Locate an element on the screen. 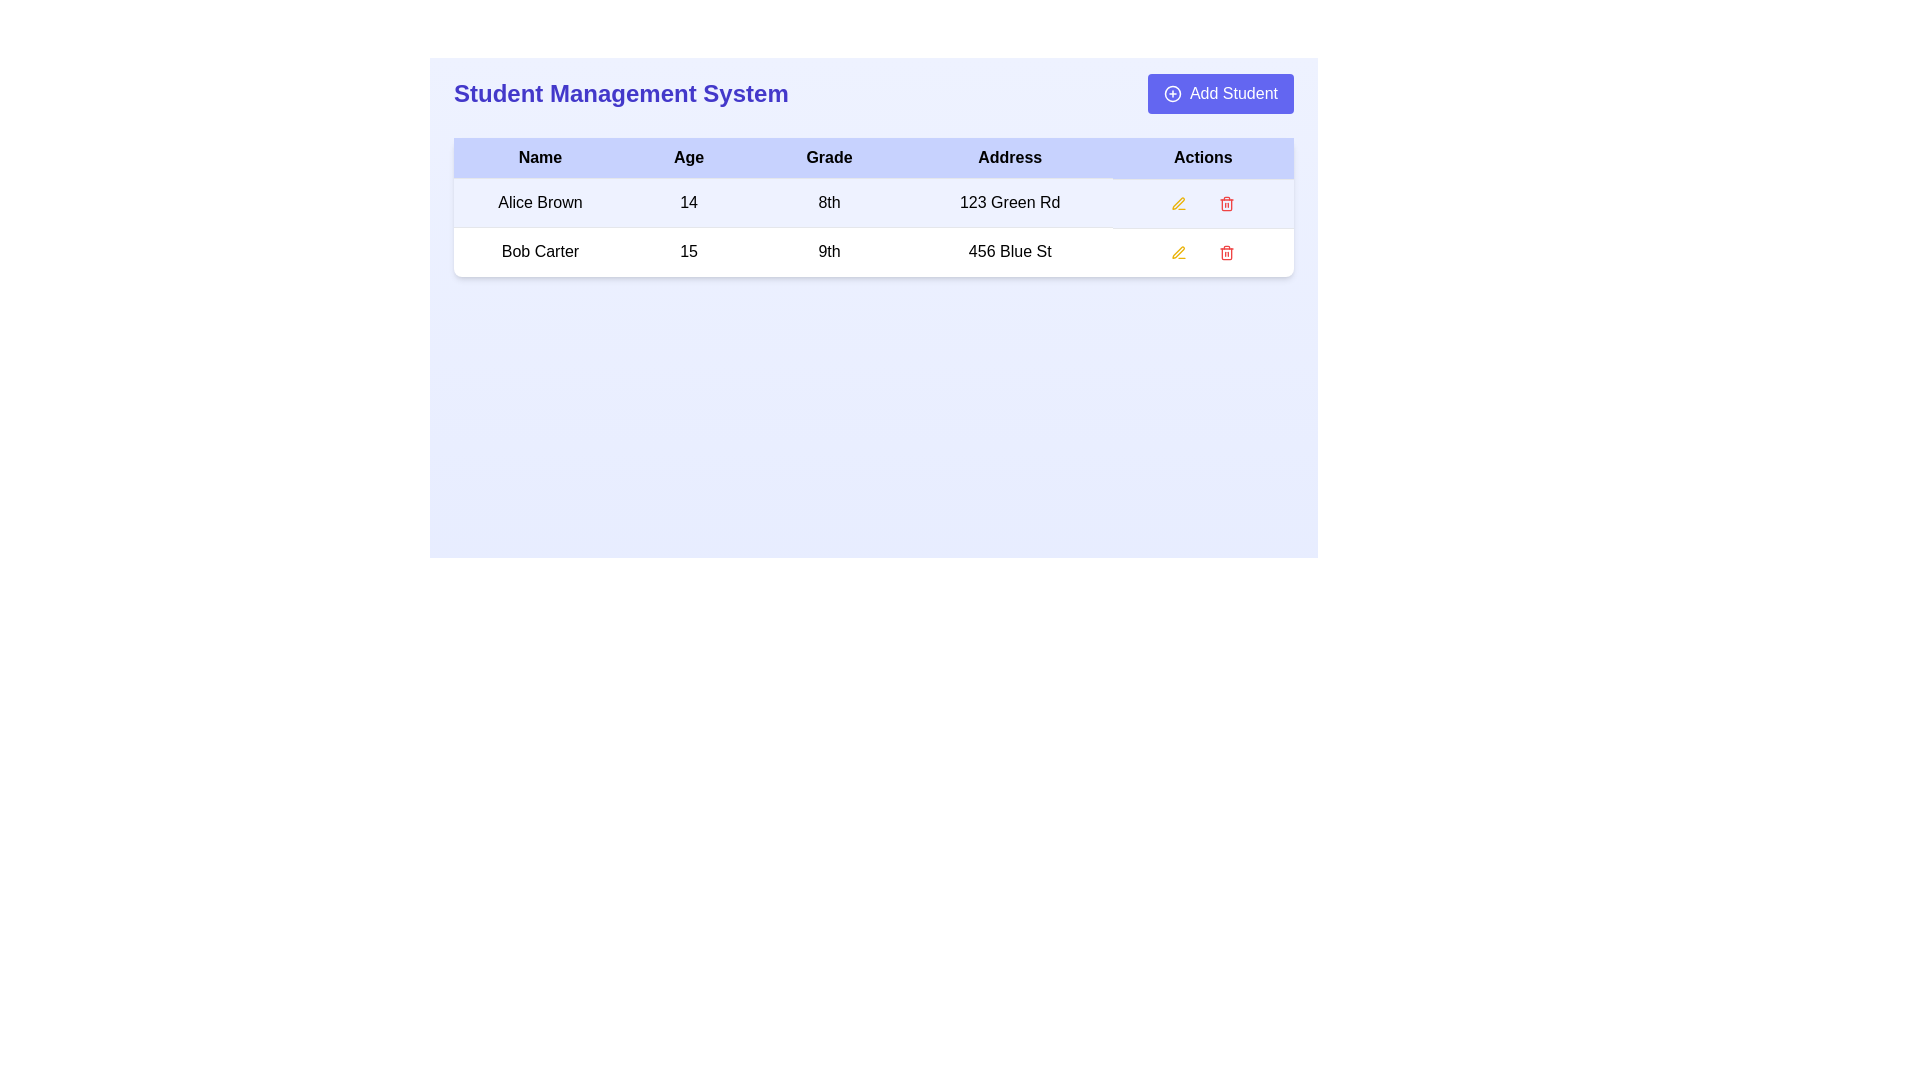 This screenshot has height=1080, width=1920. the edit icon in the 'Actions' column of the second row in the 'Student Management System' table to trigger the edit functionality is located at coordinates (1179, 251).